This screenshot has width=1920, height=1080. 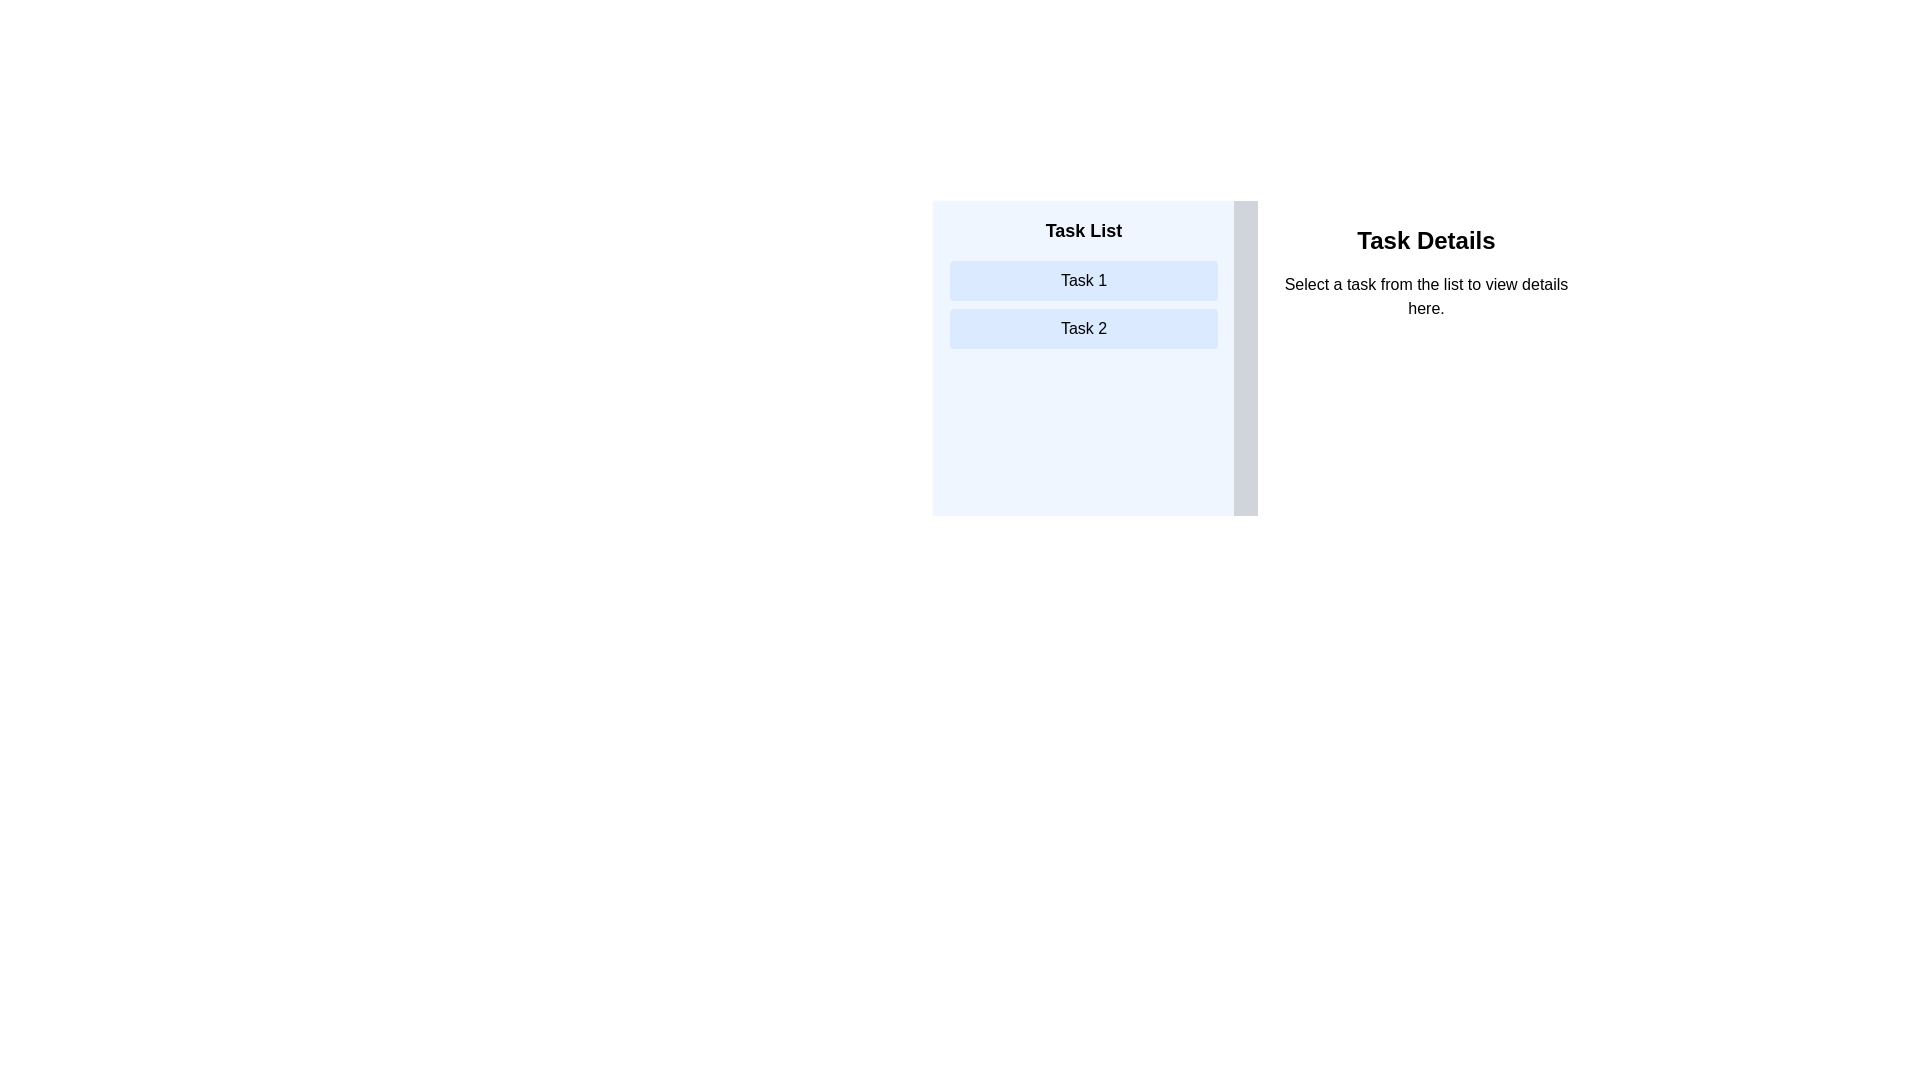 What do you see at coordinates (1425, 297) in the screenshot?
I see `the static instructional text located directly below the 'Task Details' title in the right panel of the interface` at bounding box center [1425, 297].